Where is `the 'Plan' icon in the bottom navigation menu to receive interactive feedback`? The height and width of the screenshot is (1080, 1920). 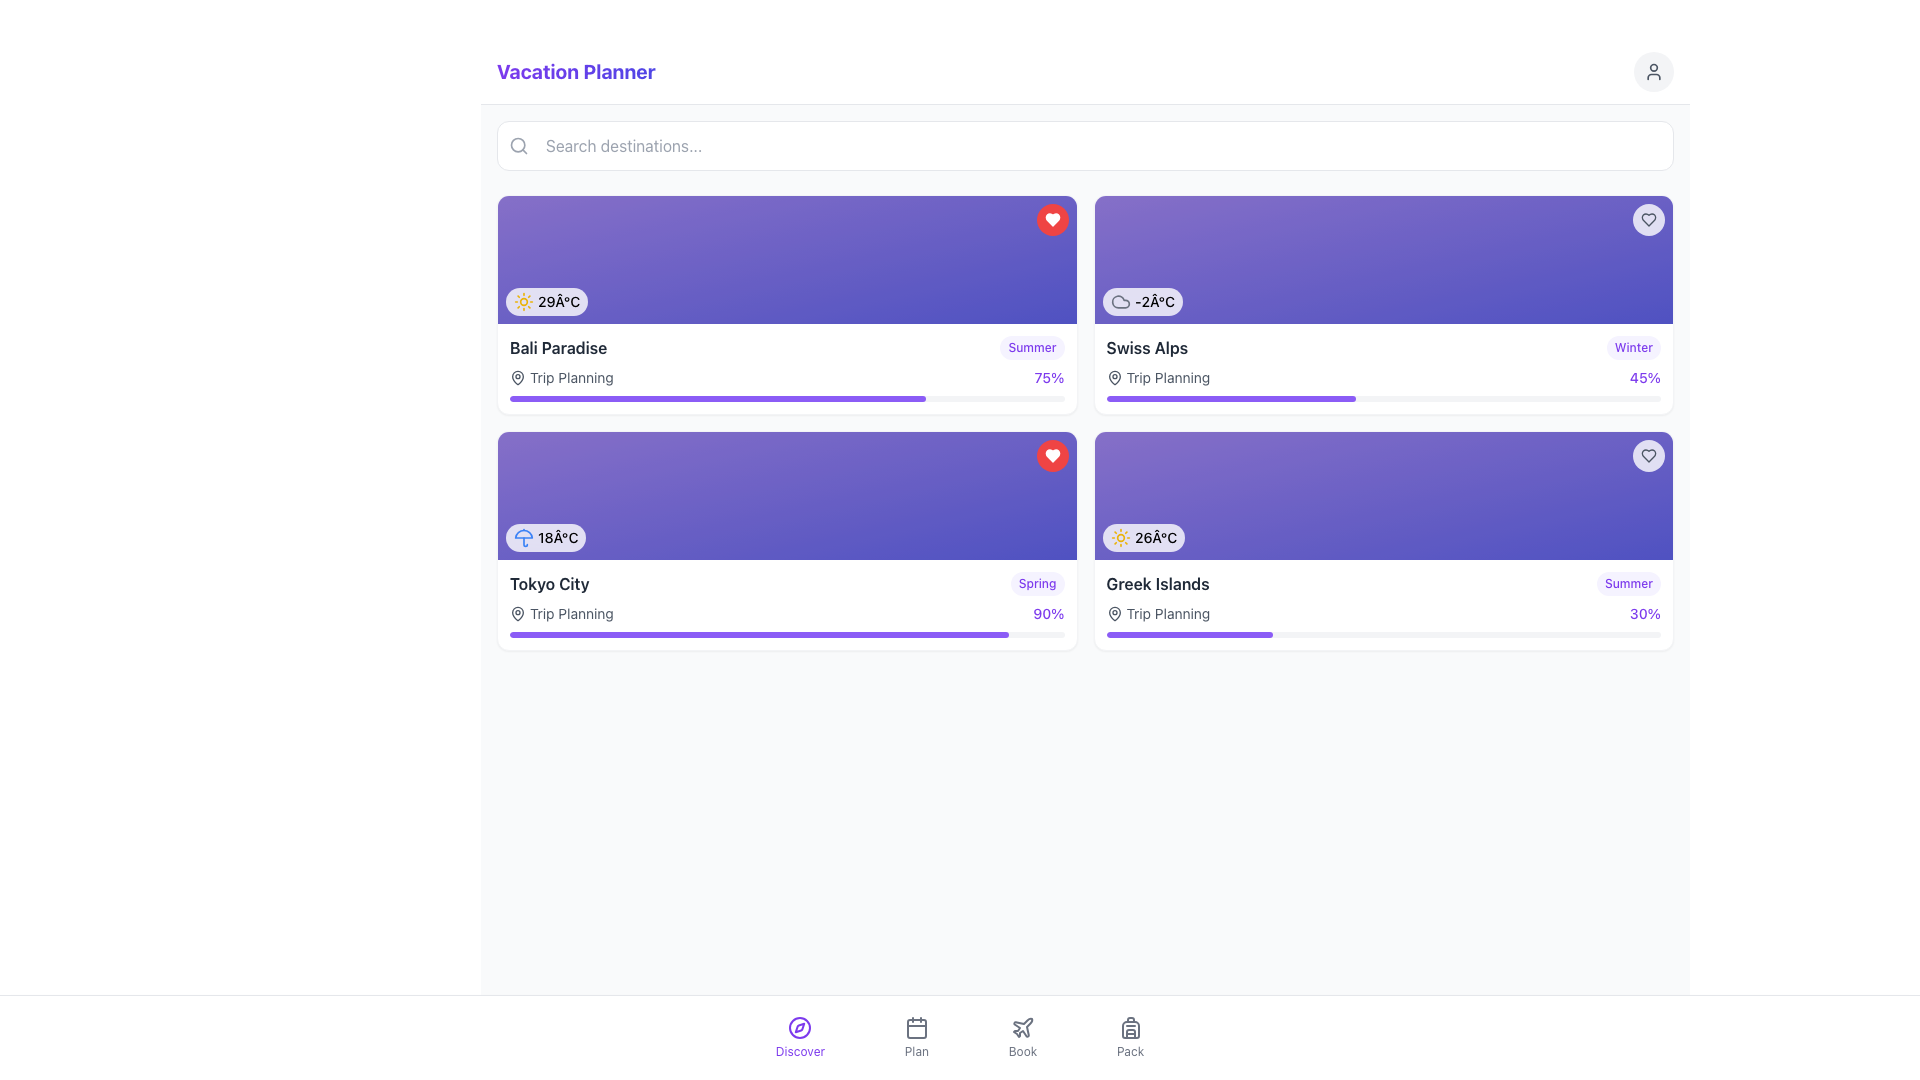
the 'Plan' icon in the bottom navigation menu to receive interactive feedback is located at coordinates (915, 1028).